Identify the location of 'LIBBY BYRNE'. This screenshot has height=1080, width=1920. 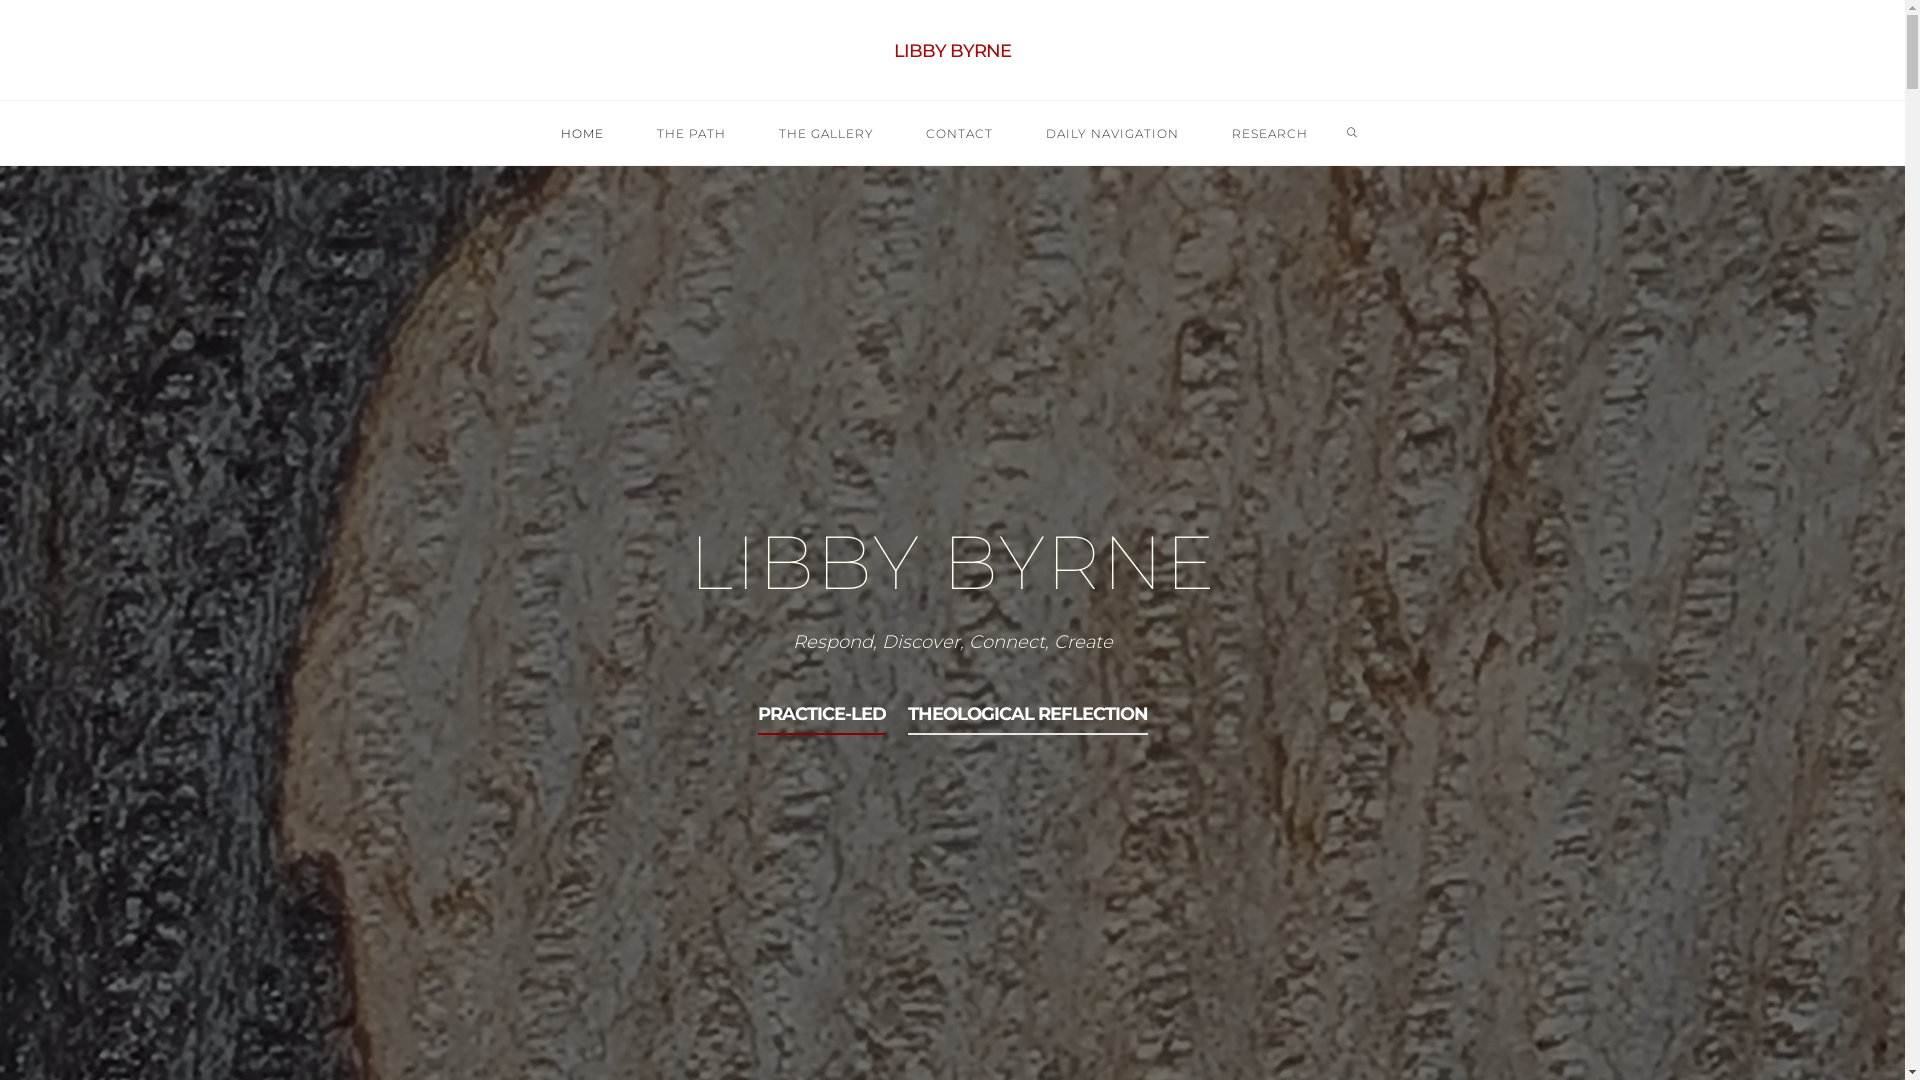
(951, 49).